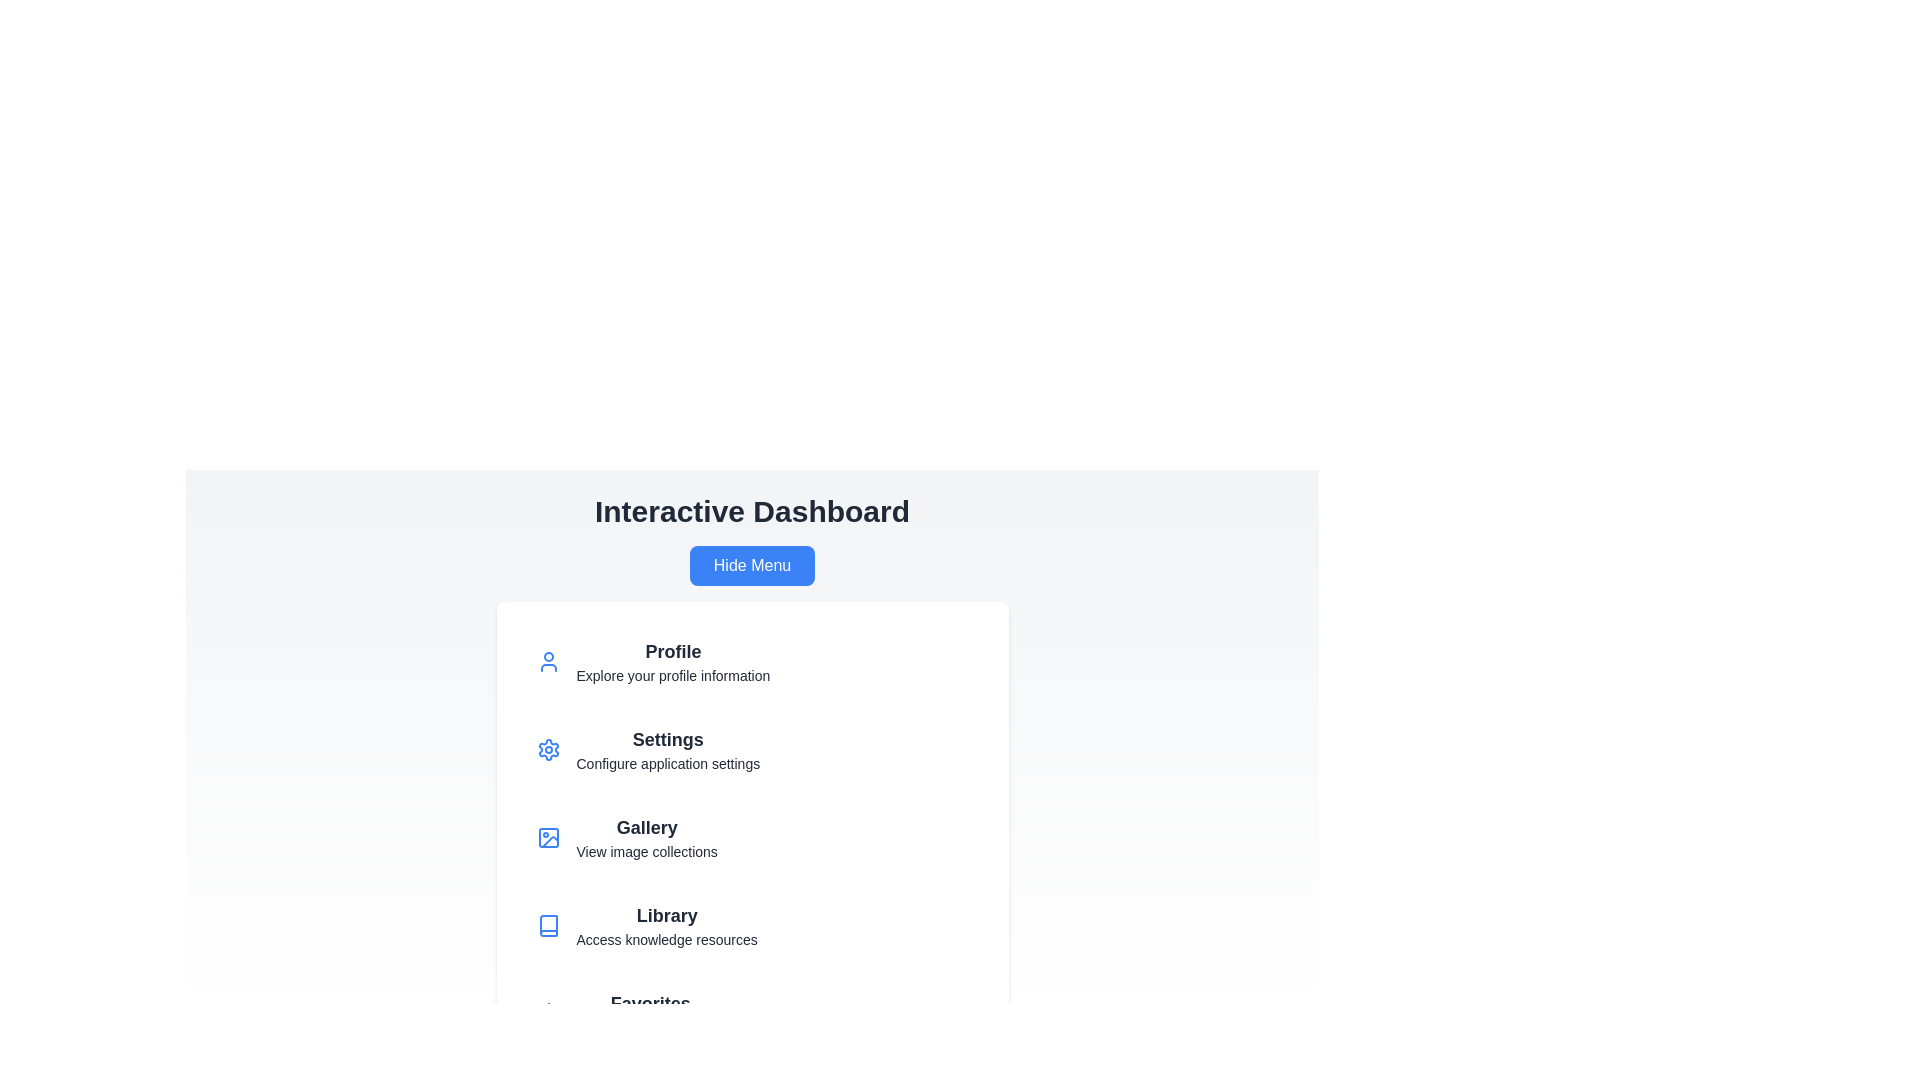  Describe the element at coordinates (751, 662) in the screenshot. I see `the menu item Profile by clicking on it` at that location.